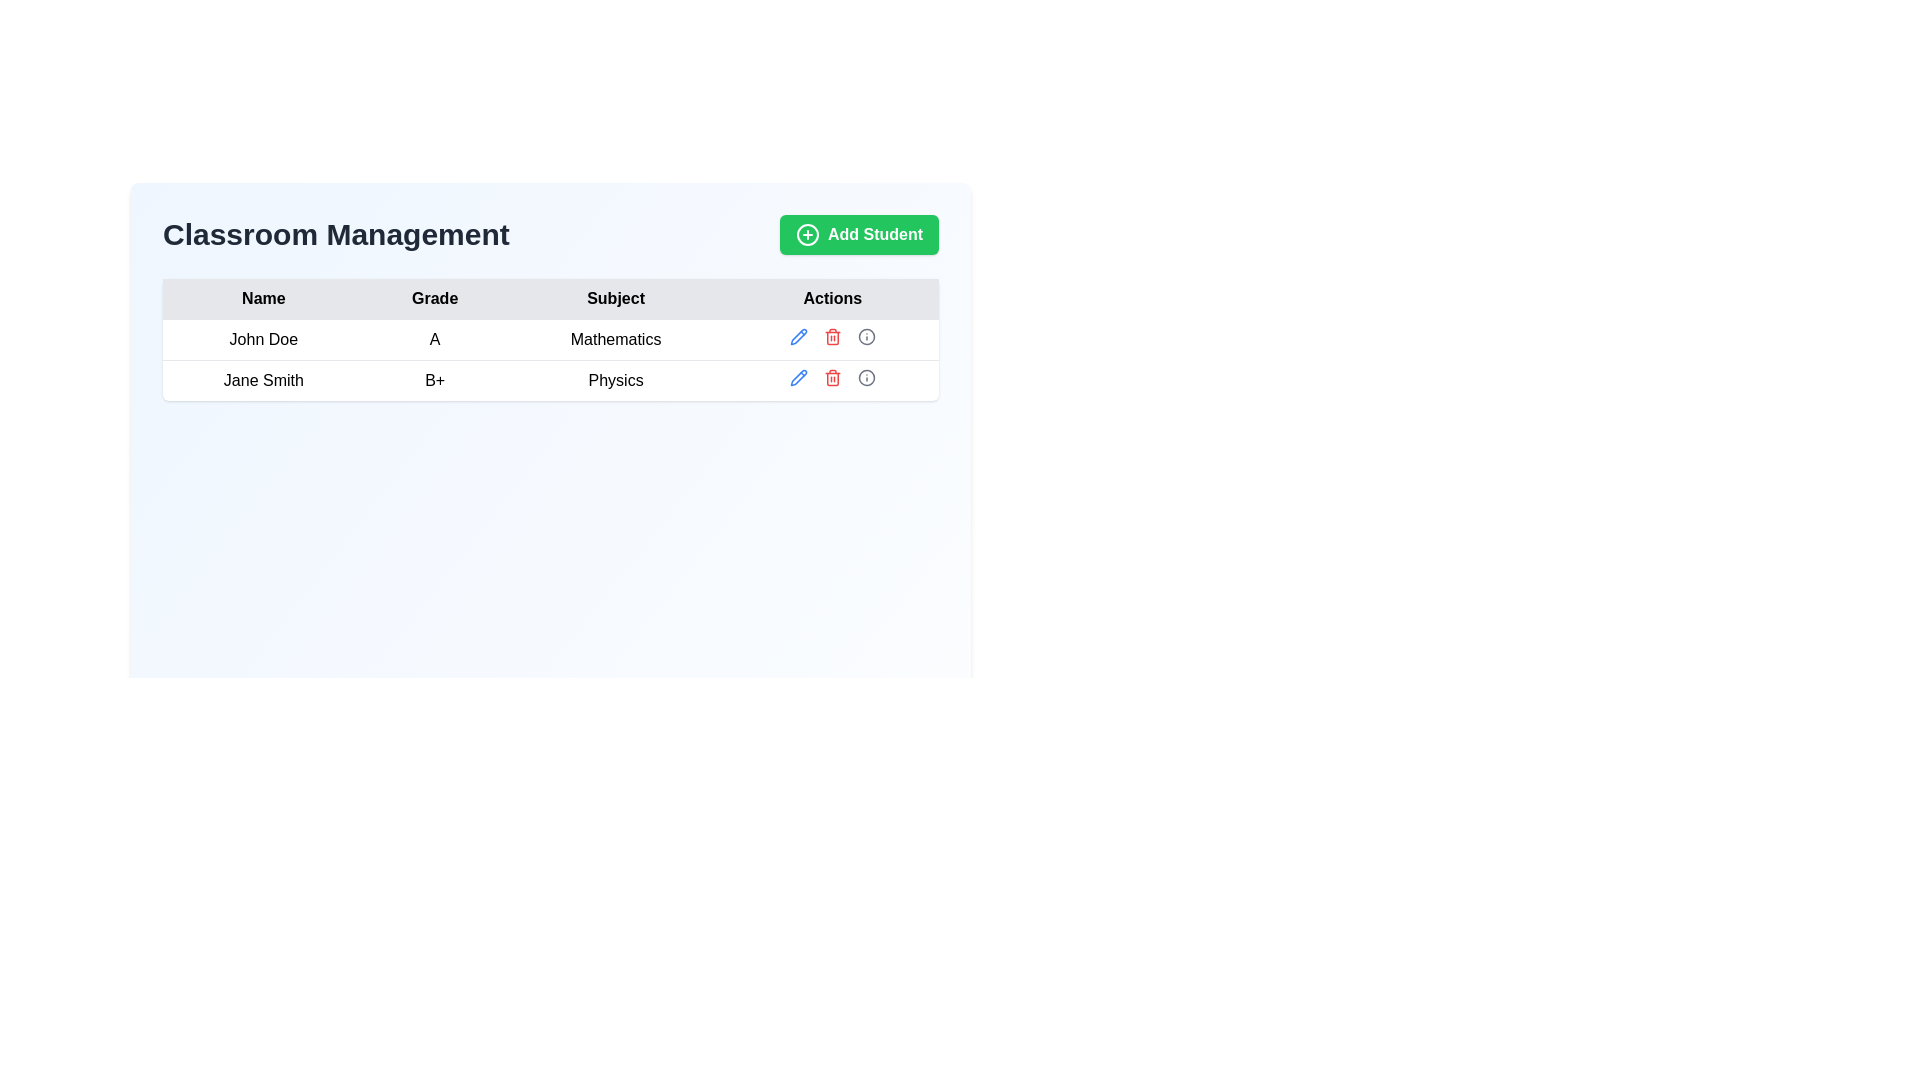 The height and width of the screenshot is (1080, 1920). I want to click on label in the third column header of the table, which provides a heading for the data entries below, positioned between 'Grade' and 'Actions' under 'Classroom Management', so click(615, 299).